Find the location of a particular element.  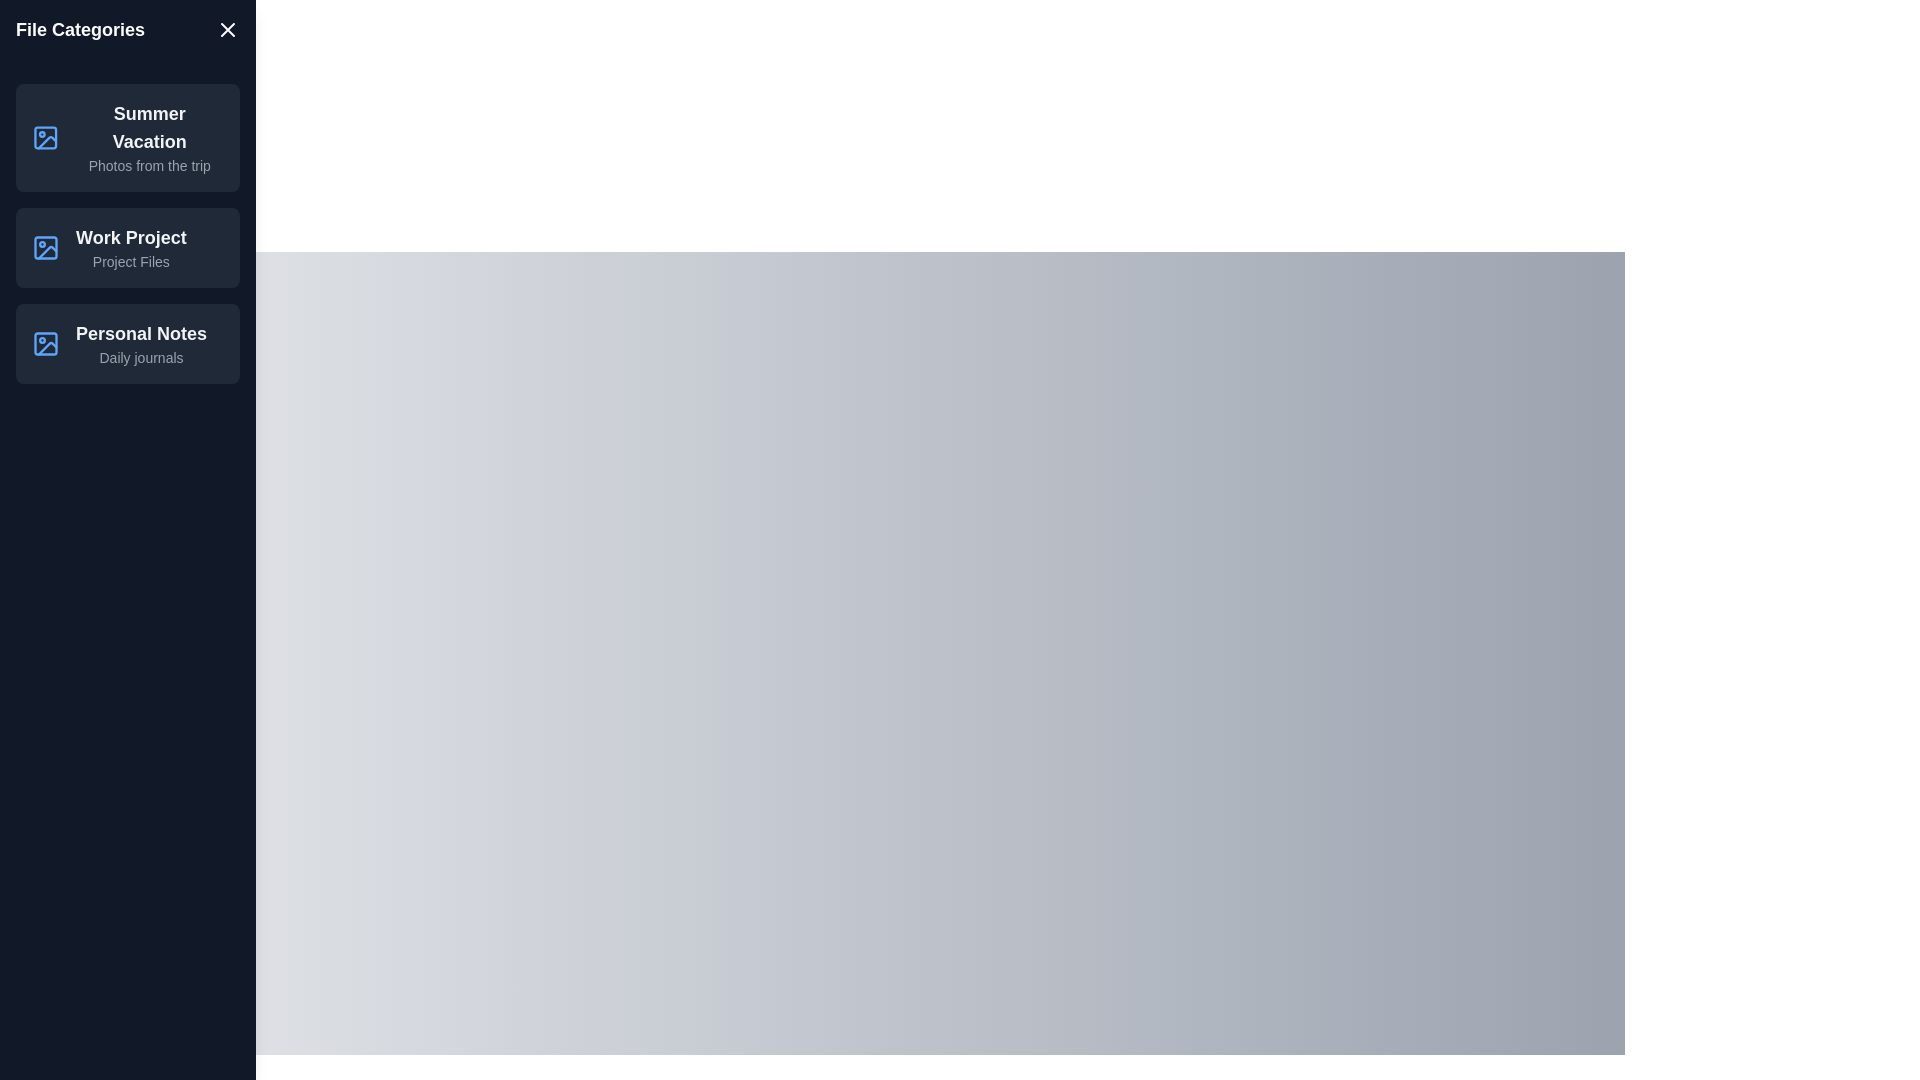

close button to close the drawer is located at coordinates (227, 30).